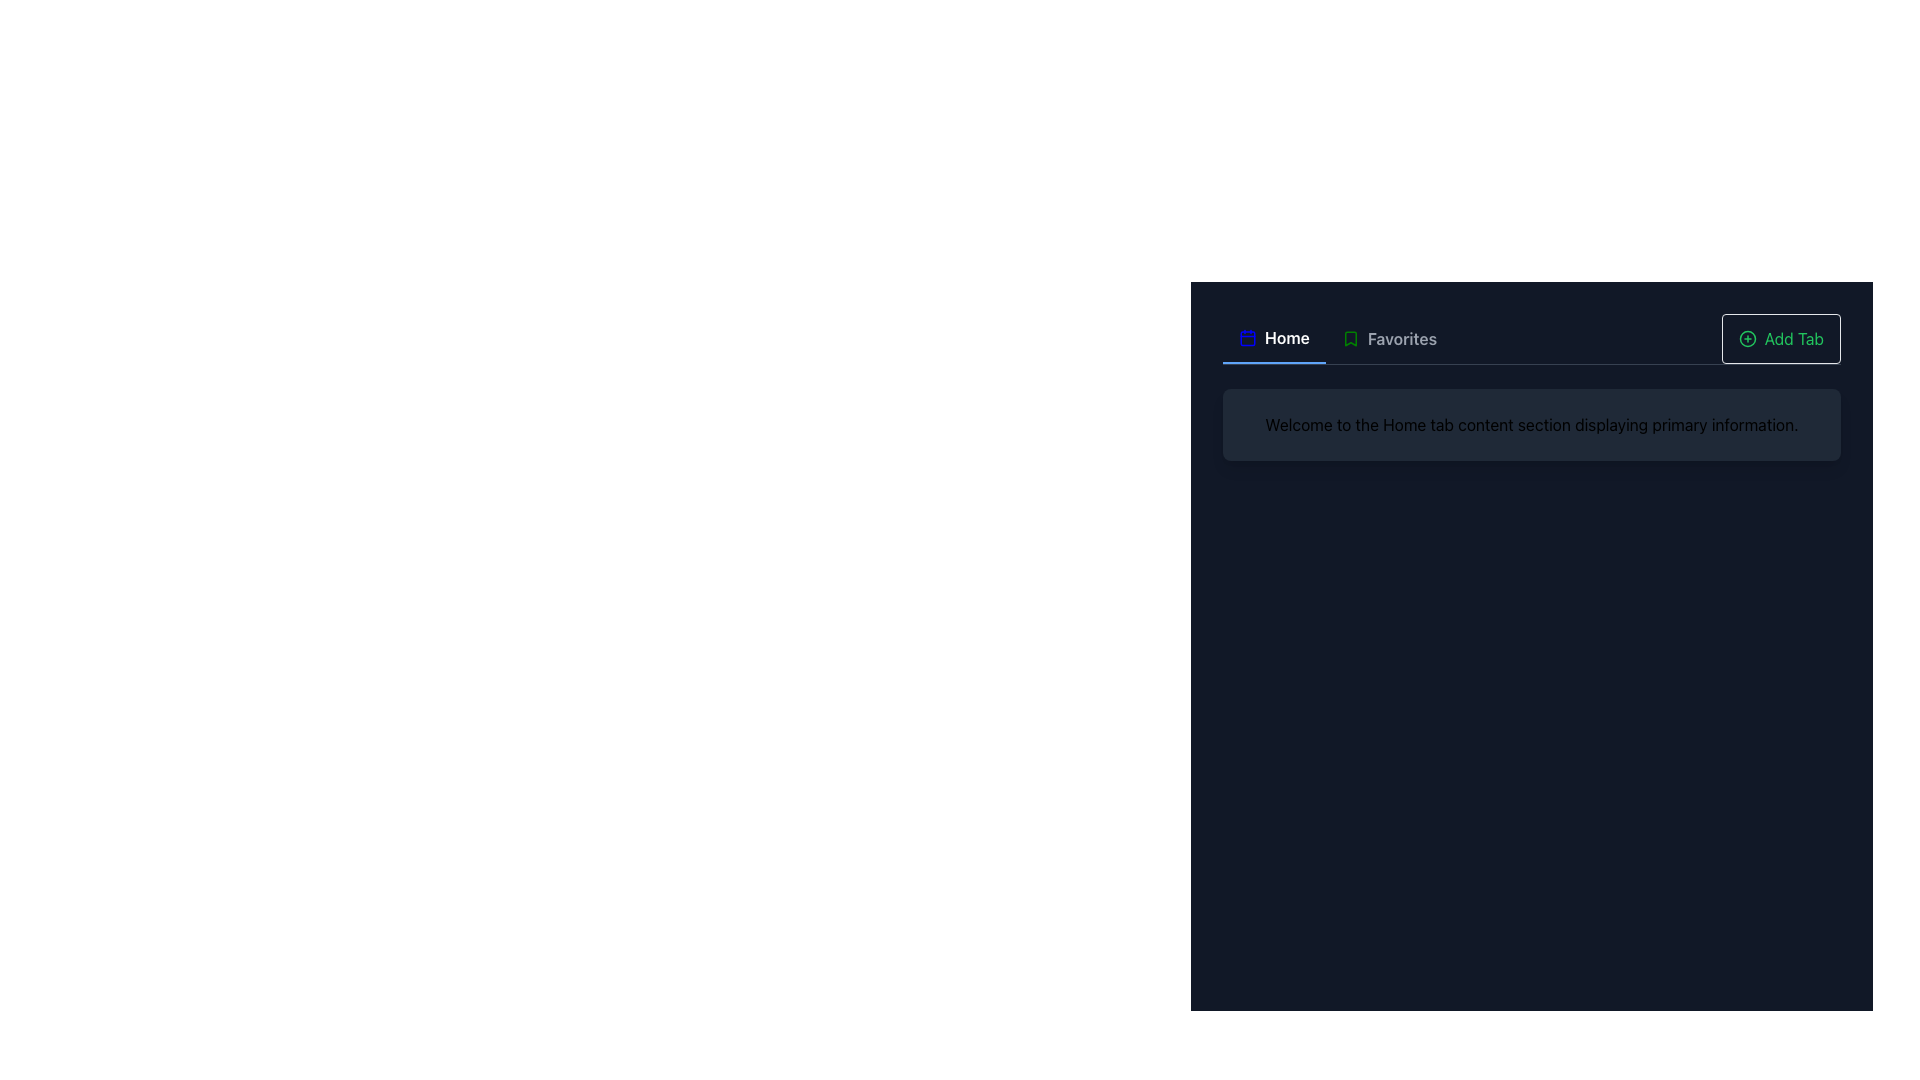 This screenshot has width=1920, height=1080. Describe the element at coordinates (1287, 337) in the screenshot. I see `the 'Home' navigation tab located in the top menu bar, which is adjacent to a calendar icon on the left and 'Favorites' on the right` at that location.